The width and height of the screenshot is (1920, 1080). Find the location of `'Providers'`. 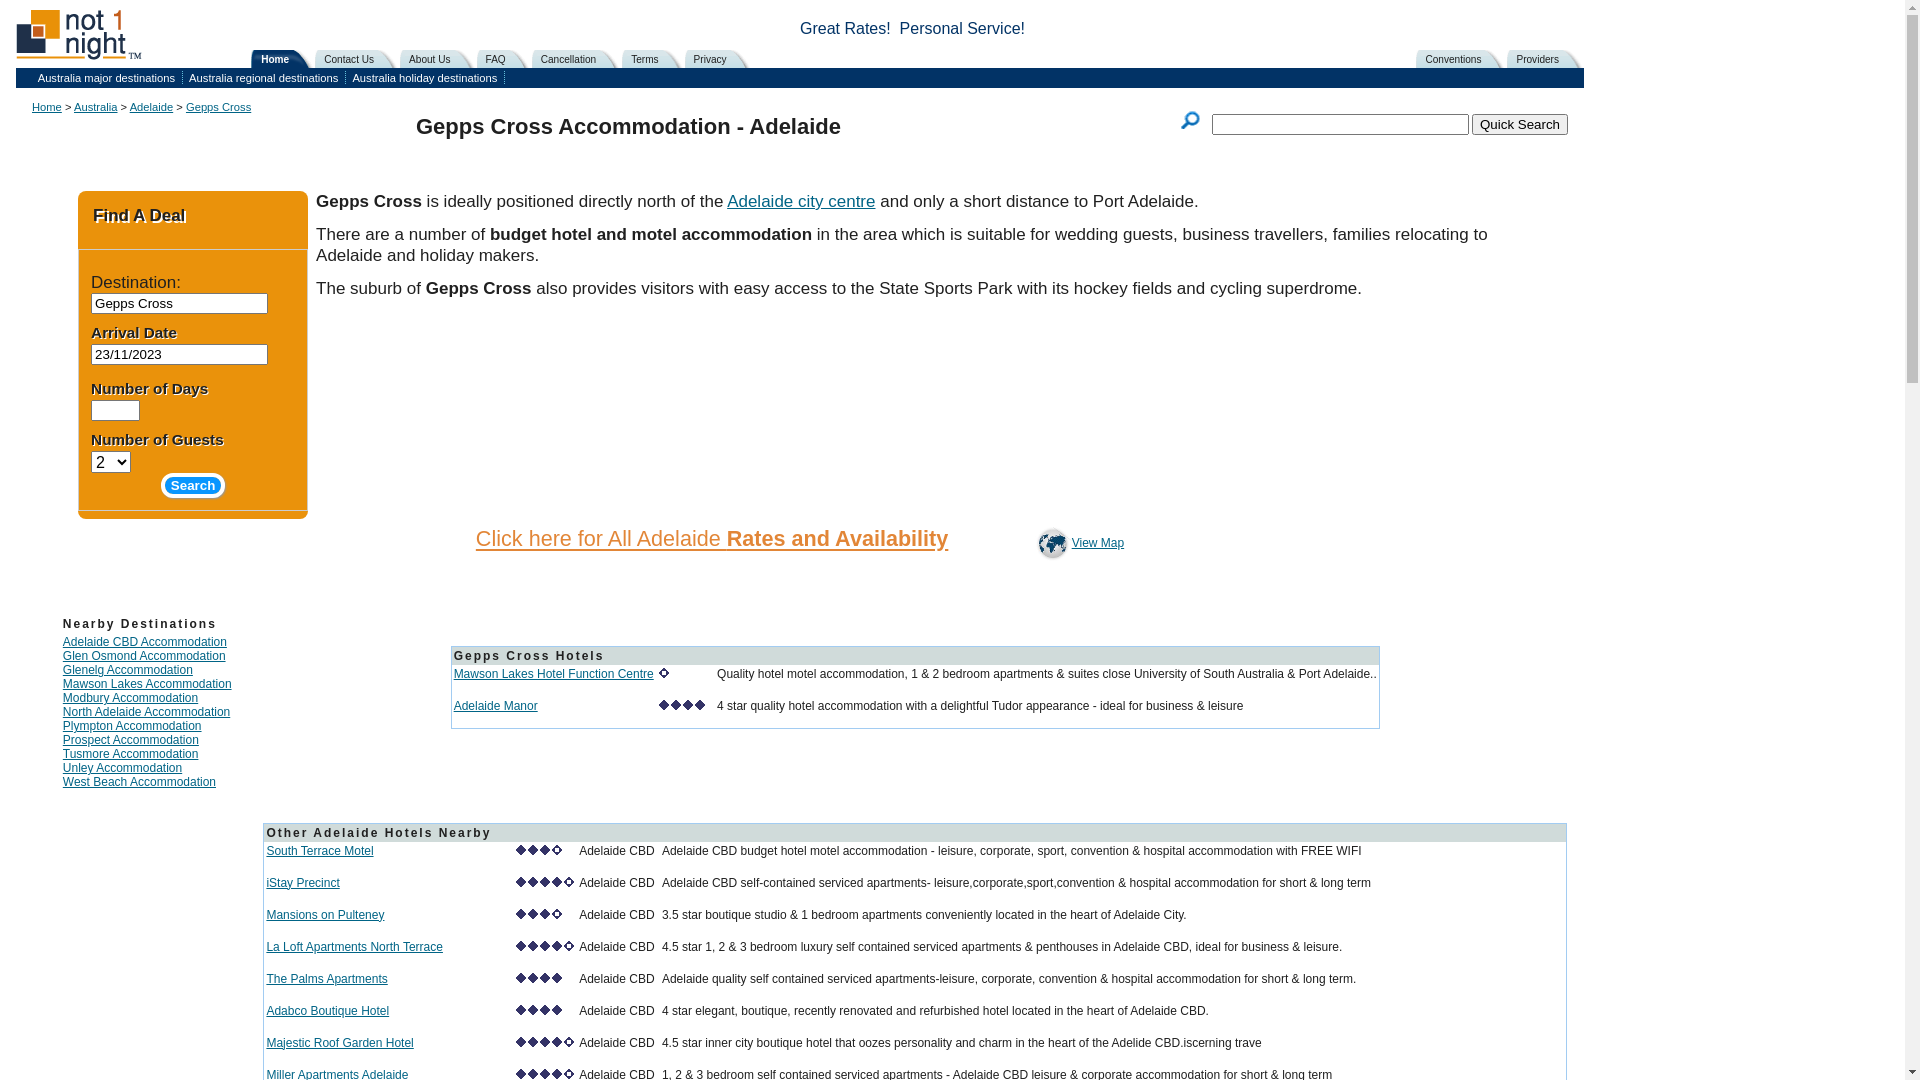

'Providers' is located at coordinates (1546, 57).